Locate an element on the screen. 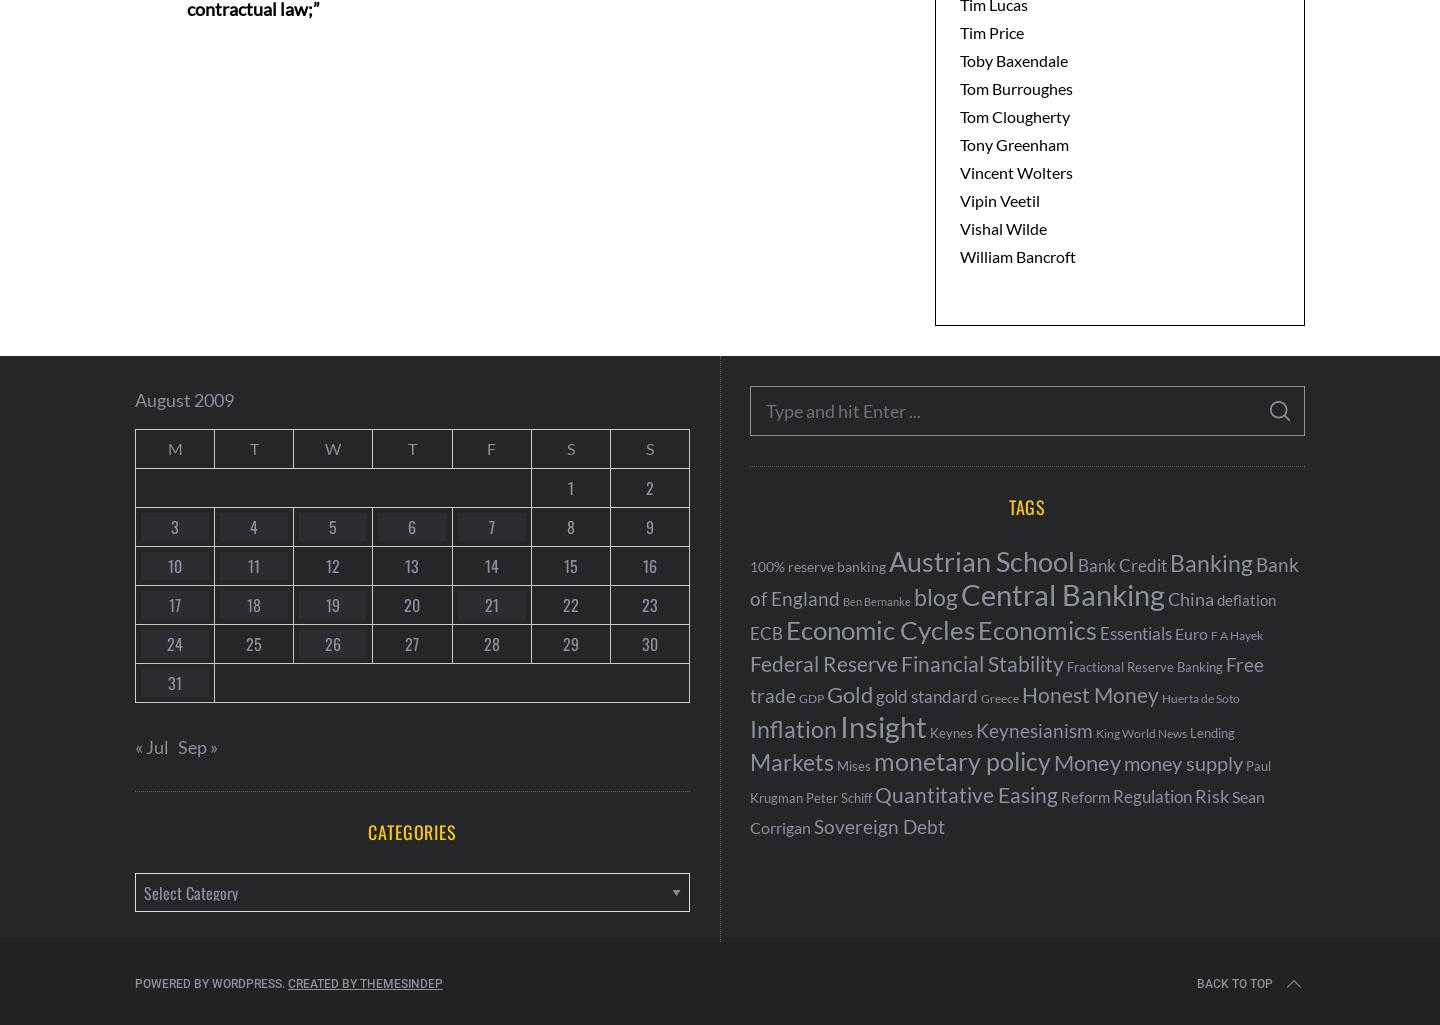 The height and width of the screenshot is (1025, 1440). 'Central Banking' is located at coordinates (1063, 595).